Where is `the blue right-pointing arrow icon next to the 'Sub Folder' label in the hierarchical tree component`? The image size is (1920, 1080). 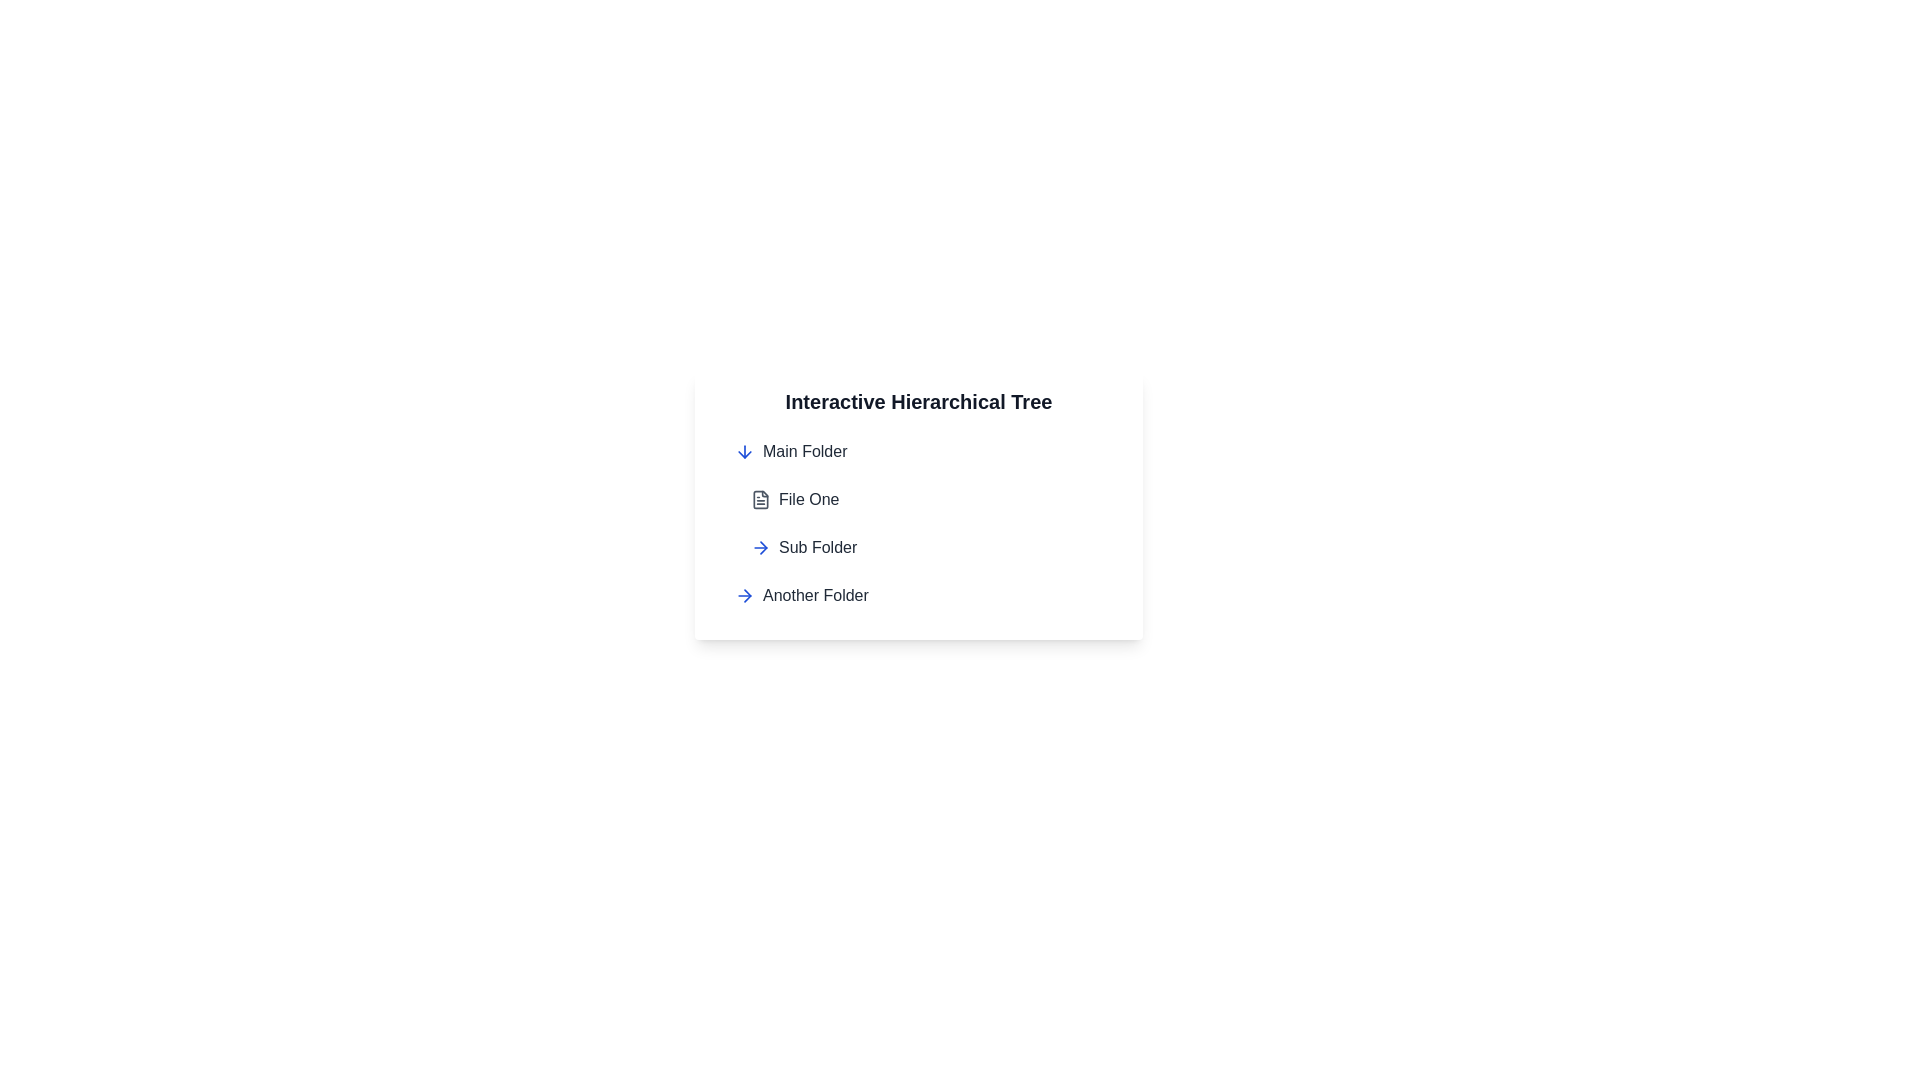
the blue right-pointing arrow icon next to the 'Sub Folder' label in the hierarchical tree component is located at coordinates (760, 547).